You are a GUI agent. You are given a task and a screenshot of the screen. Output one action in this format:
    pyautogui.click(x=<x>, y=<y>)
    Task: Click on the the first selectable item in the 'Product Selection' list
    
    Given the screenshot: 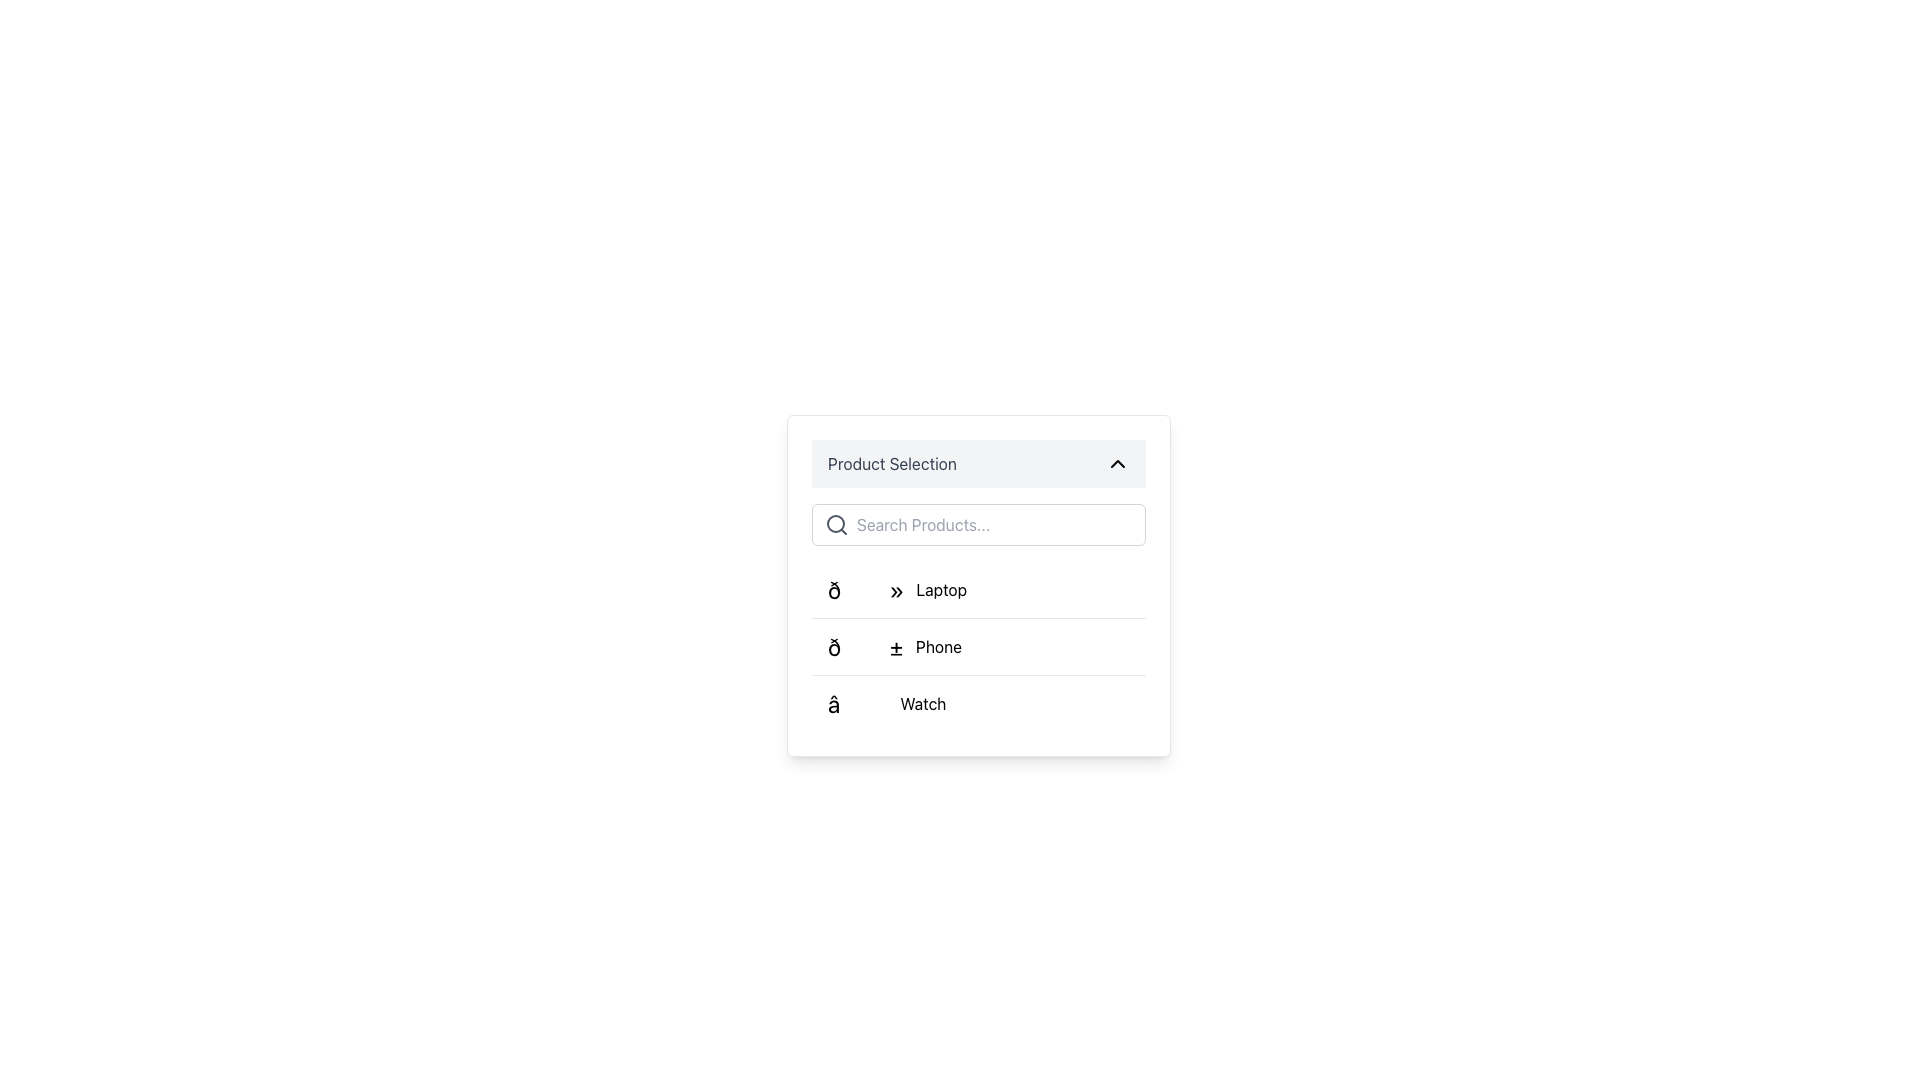 What is the action you would take?
    pyautogui.click(x=896, y=589)
    